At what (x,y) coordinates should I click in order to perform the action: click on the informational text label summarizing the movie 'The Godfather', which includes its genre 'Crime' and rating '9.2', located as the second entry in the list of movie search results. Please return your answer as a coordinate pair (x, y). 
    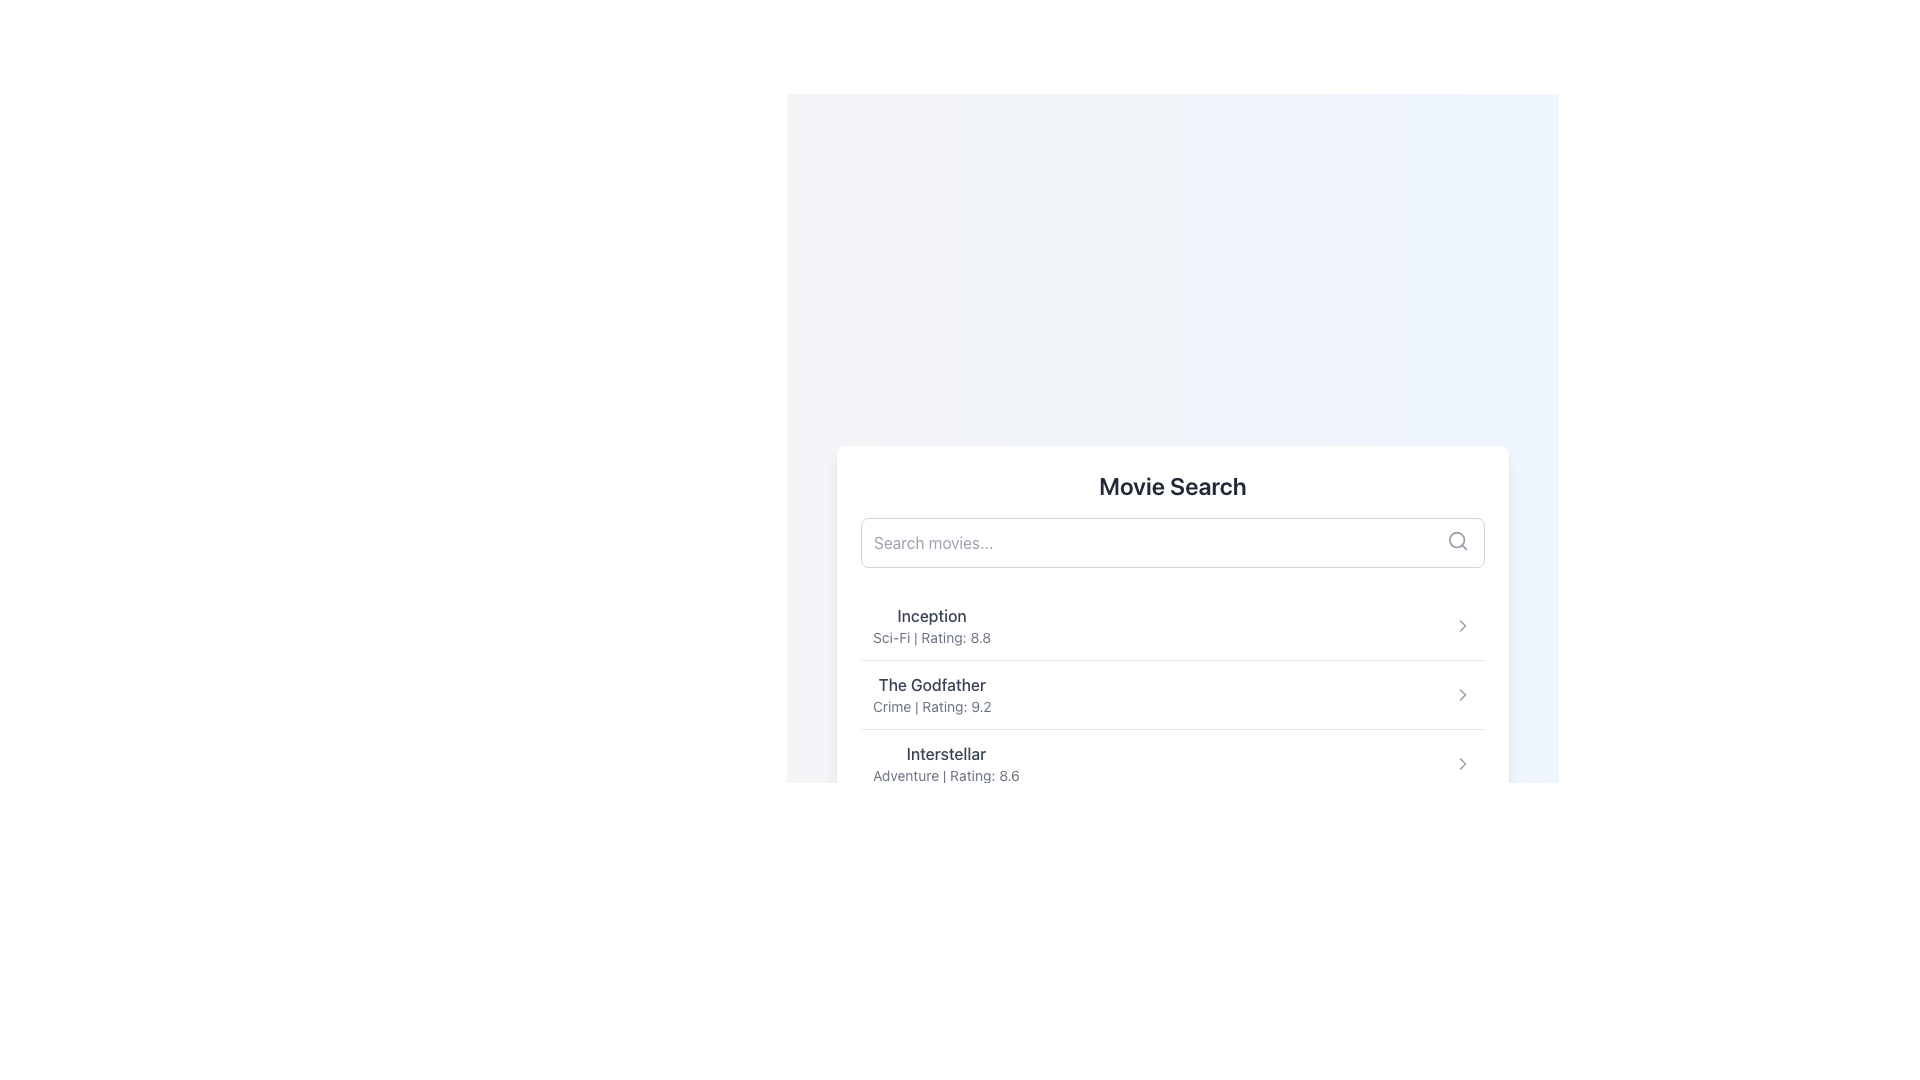
    Looking at the image, I should click on (931, 693).